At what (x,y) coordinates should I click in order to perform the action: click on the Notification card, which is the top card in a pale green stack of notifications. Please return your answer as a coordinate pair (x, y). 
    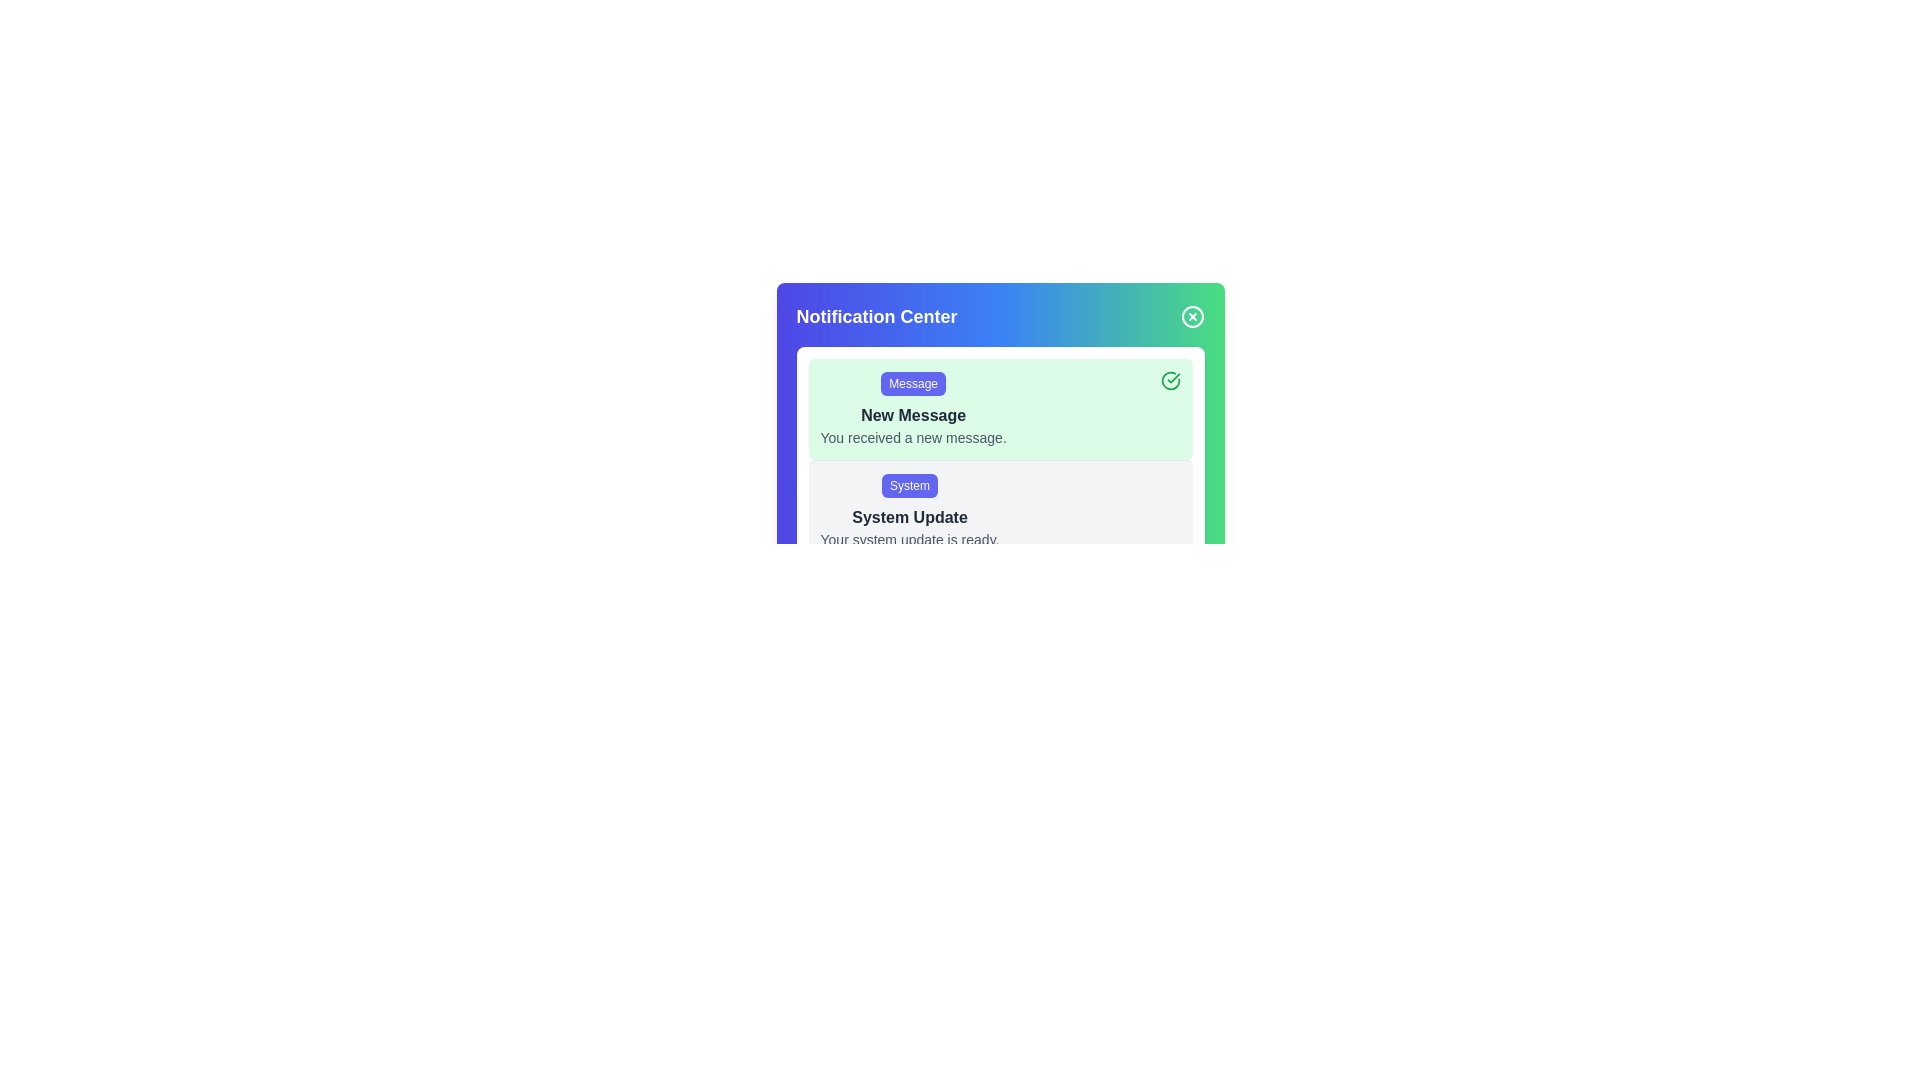
    Looking at the image, I should click on (912, 408).